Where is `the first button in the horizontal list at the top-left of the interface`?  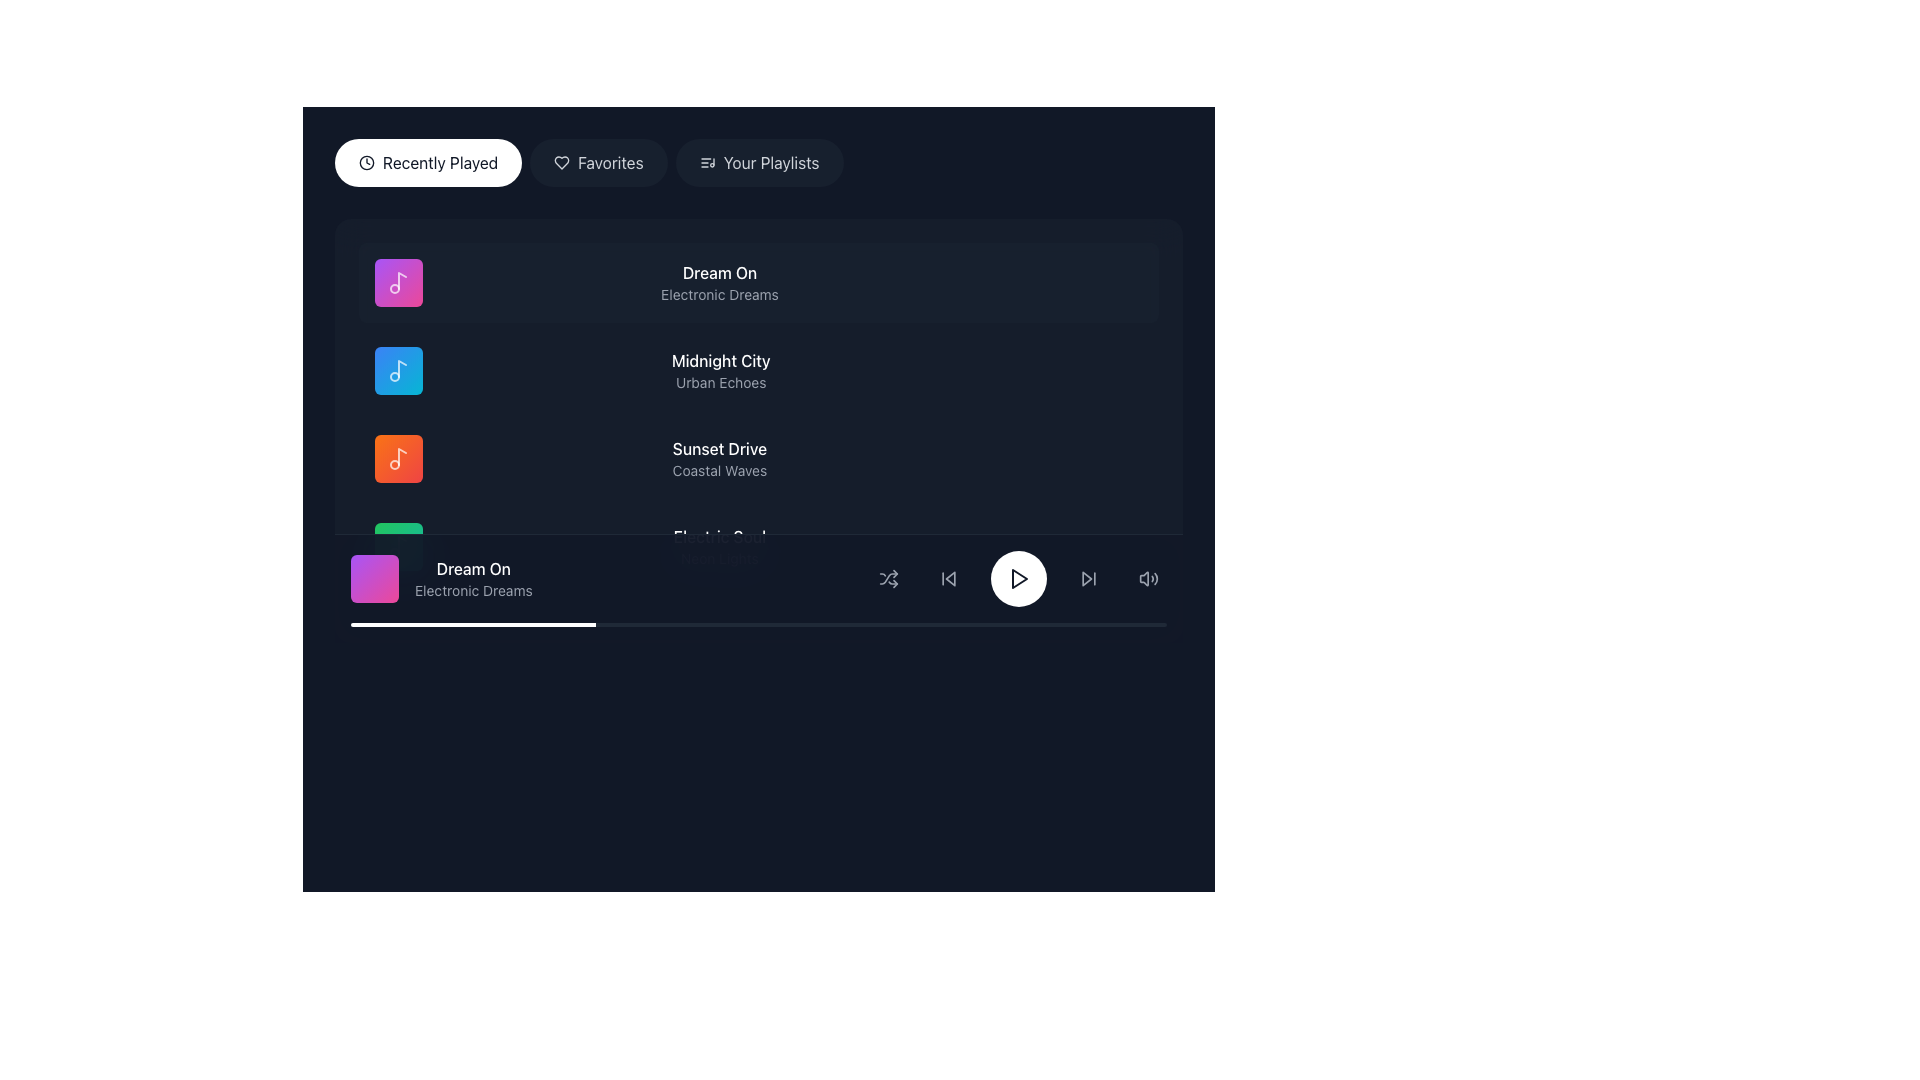 the first button in the horizontal list at the top-left of the interface is located at coordinates (427, 161).